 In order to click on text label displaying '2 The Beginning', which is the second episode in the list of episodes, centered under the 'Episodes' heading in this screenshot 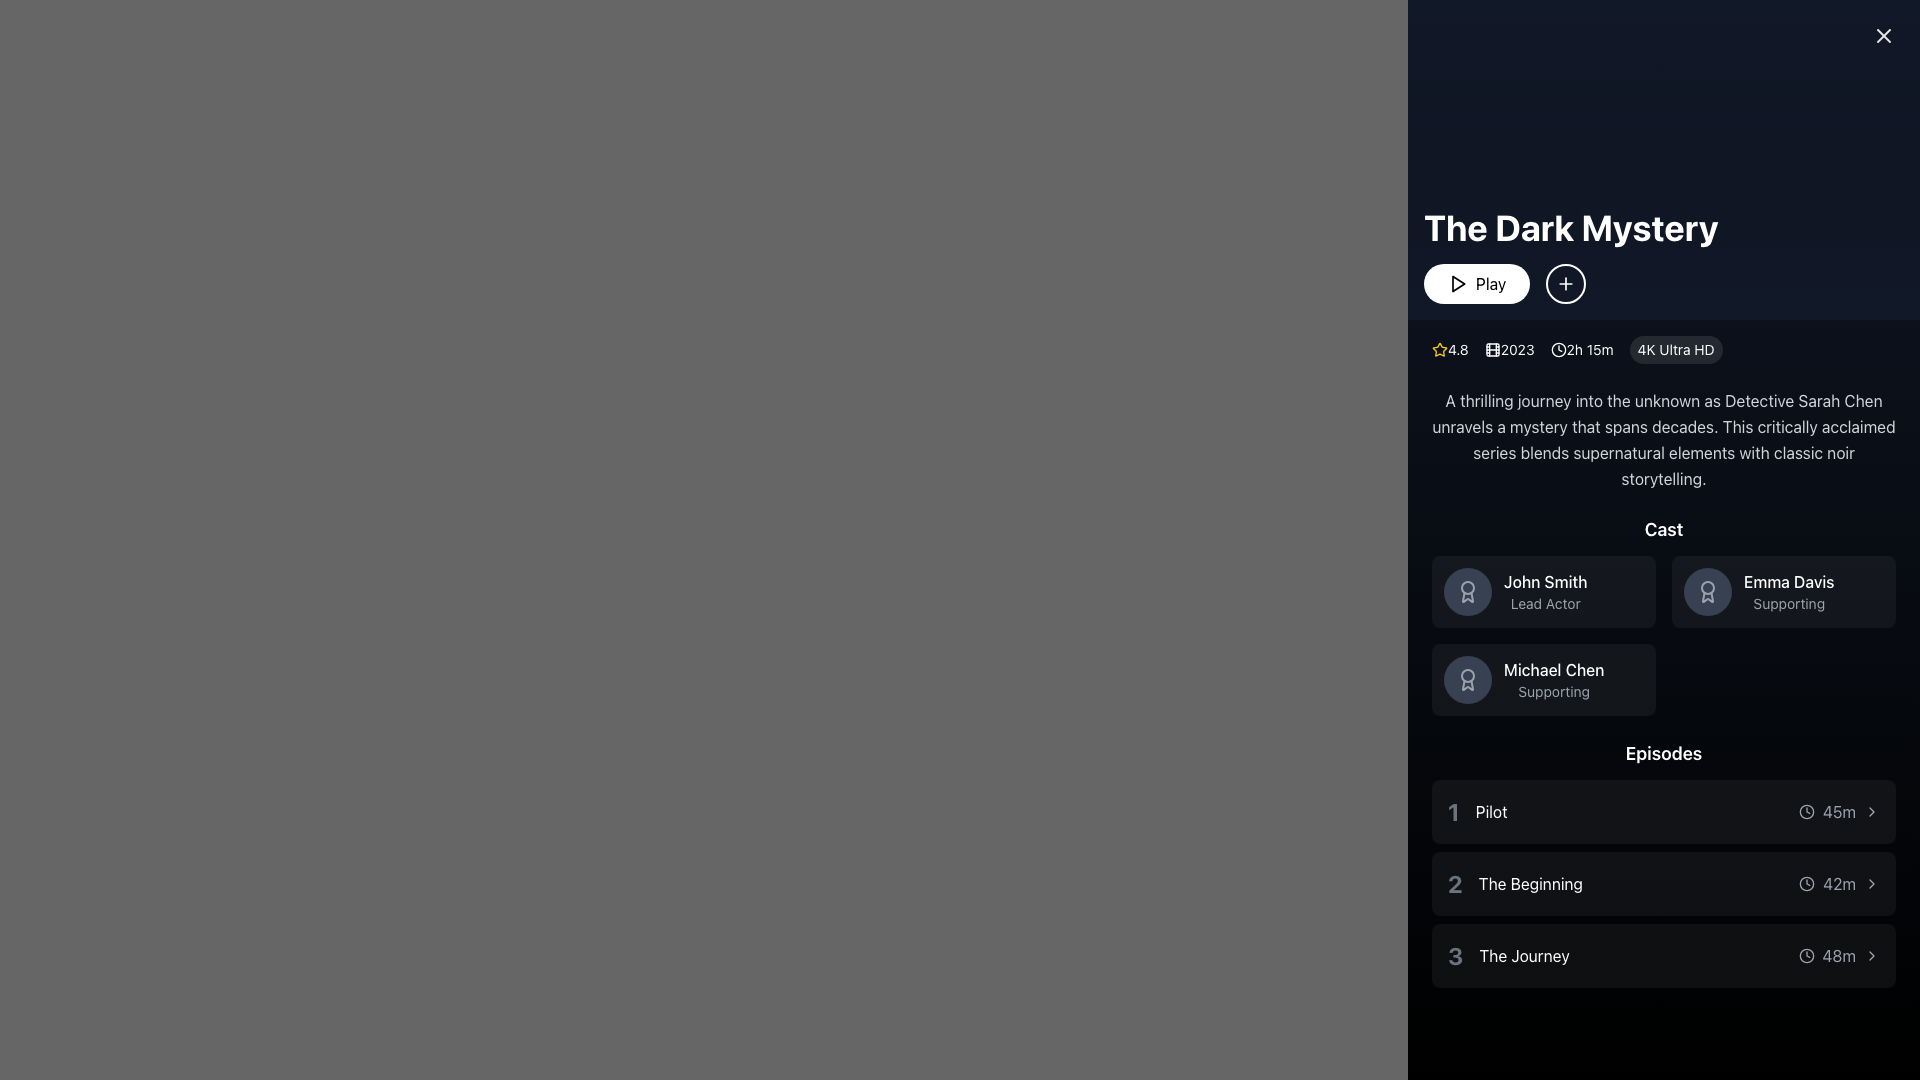, I will do `click(1515, 882)`.